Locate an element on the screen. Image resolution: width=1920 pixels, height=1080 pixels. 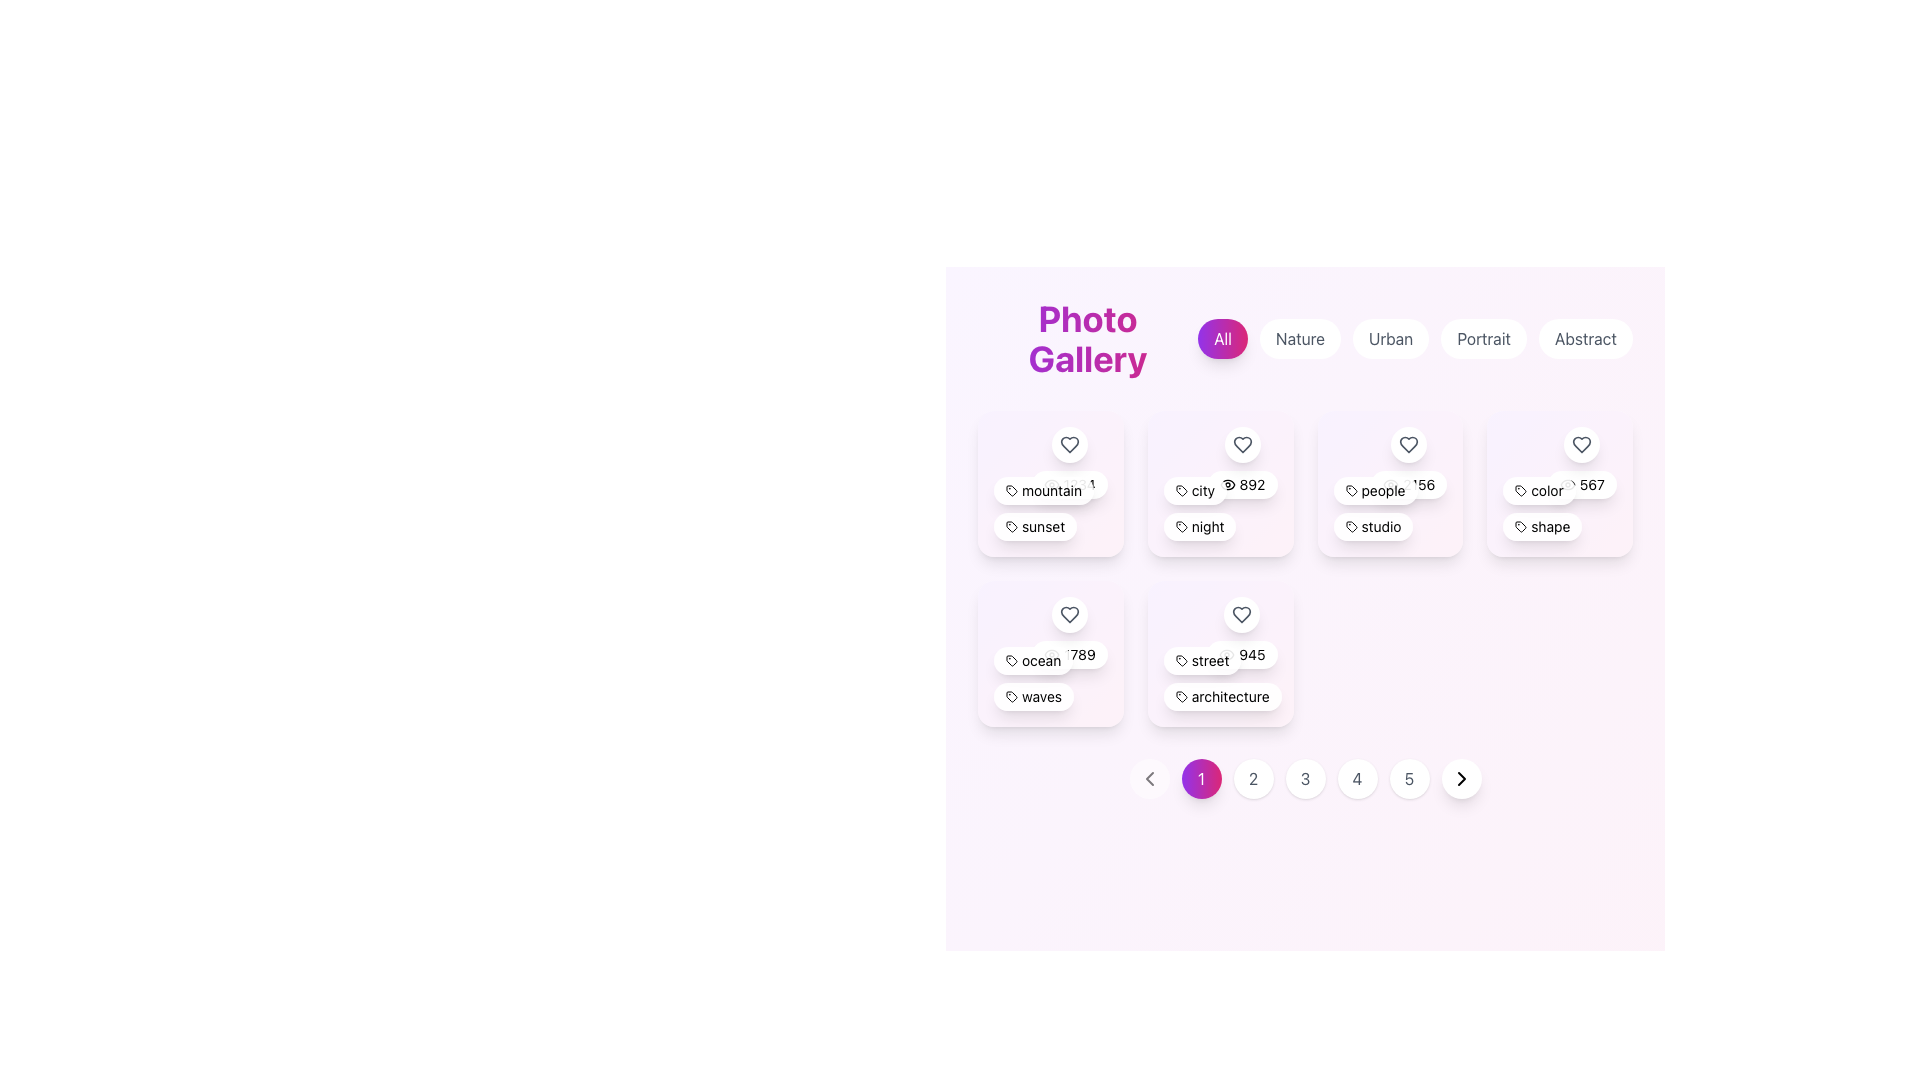
the first tag labeled 'ocean' in the tag group of the 'Photo Gallery' interface is located at coordinates (1033, 660).